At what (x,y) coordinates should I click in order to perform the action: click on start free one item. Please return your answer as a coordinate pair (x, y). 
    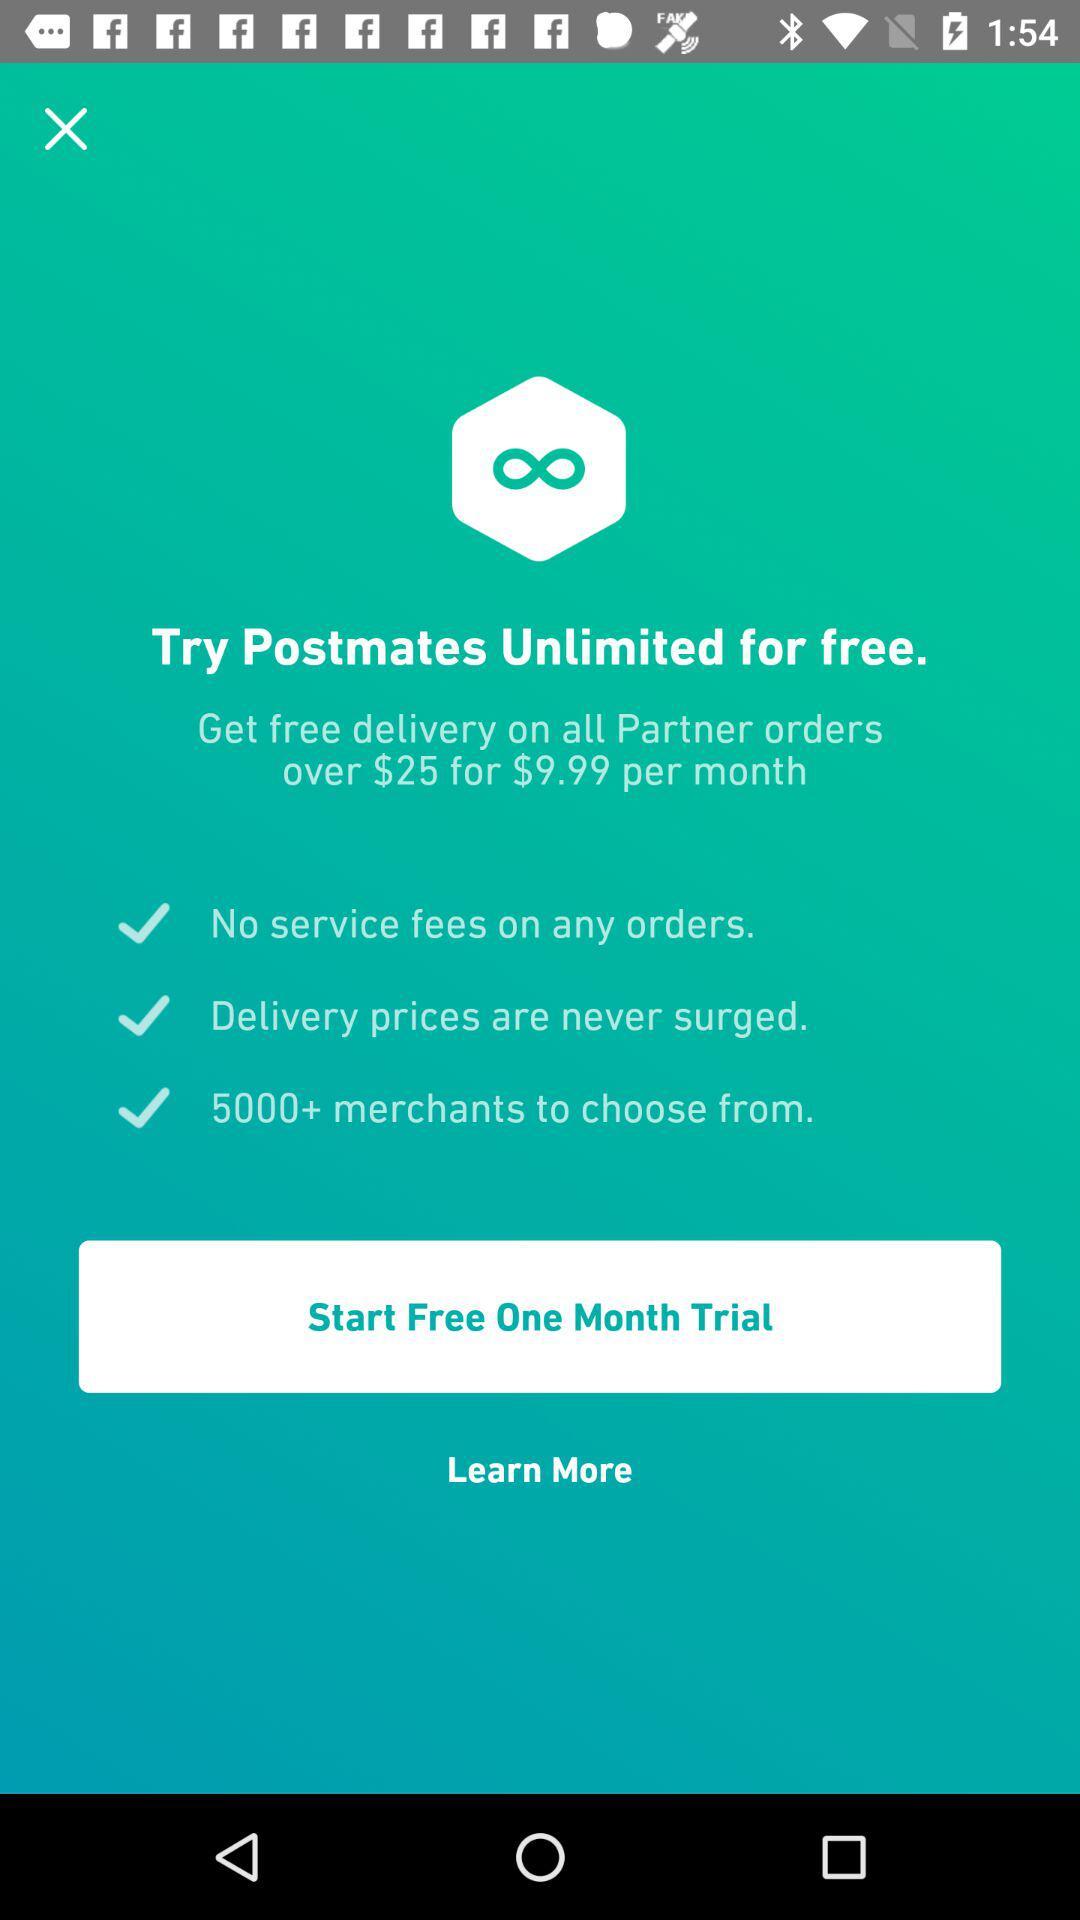
    Looking at the image, I should click on (540, 1316).